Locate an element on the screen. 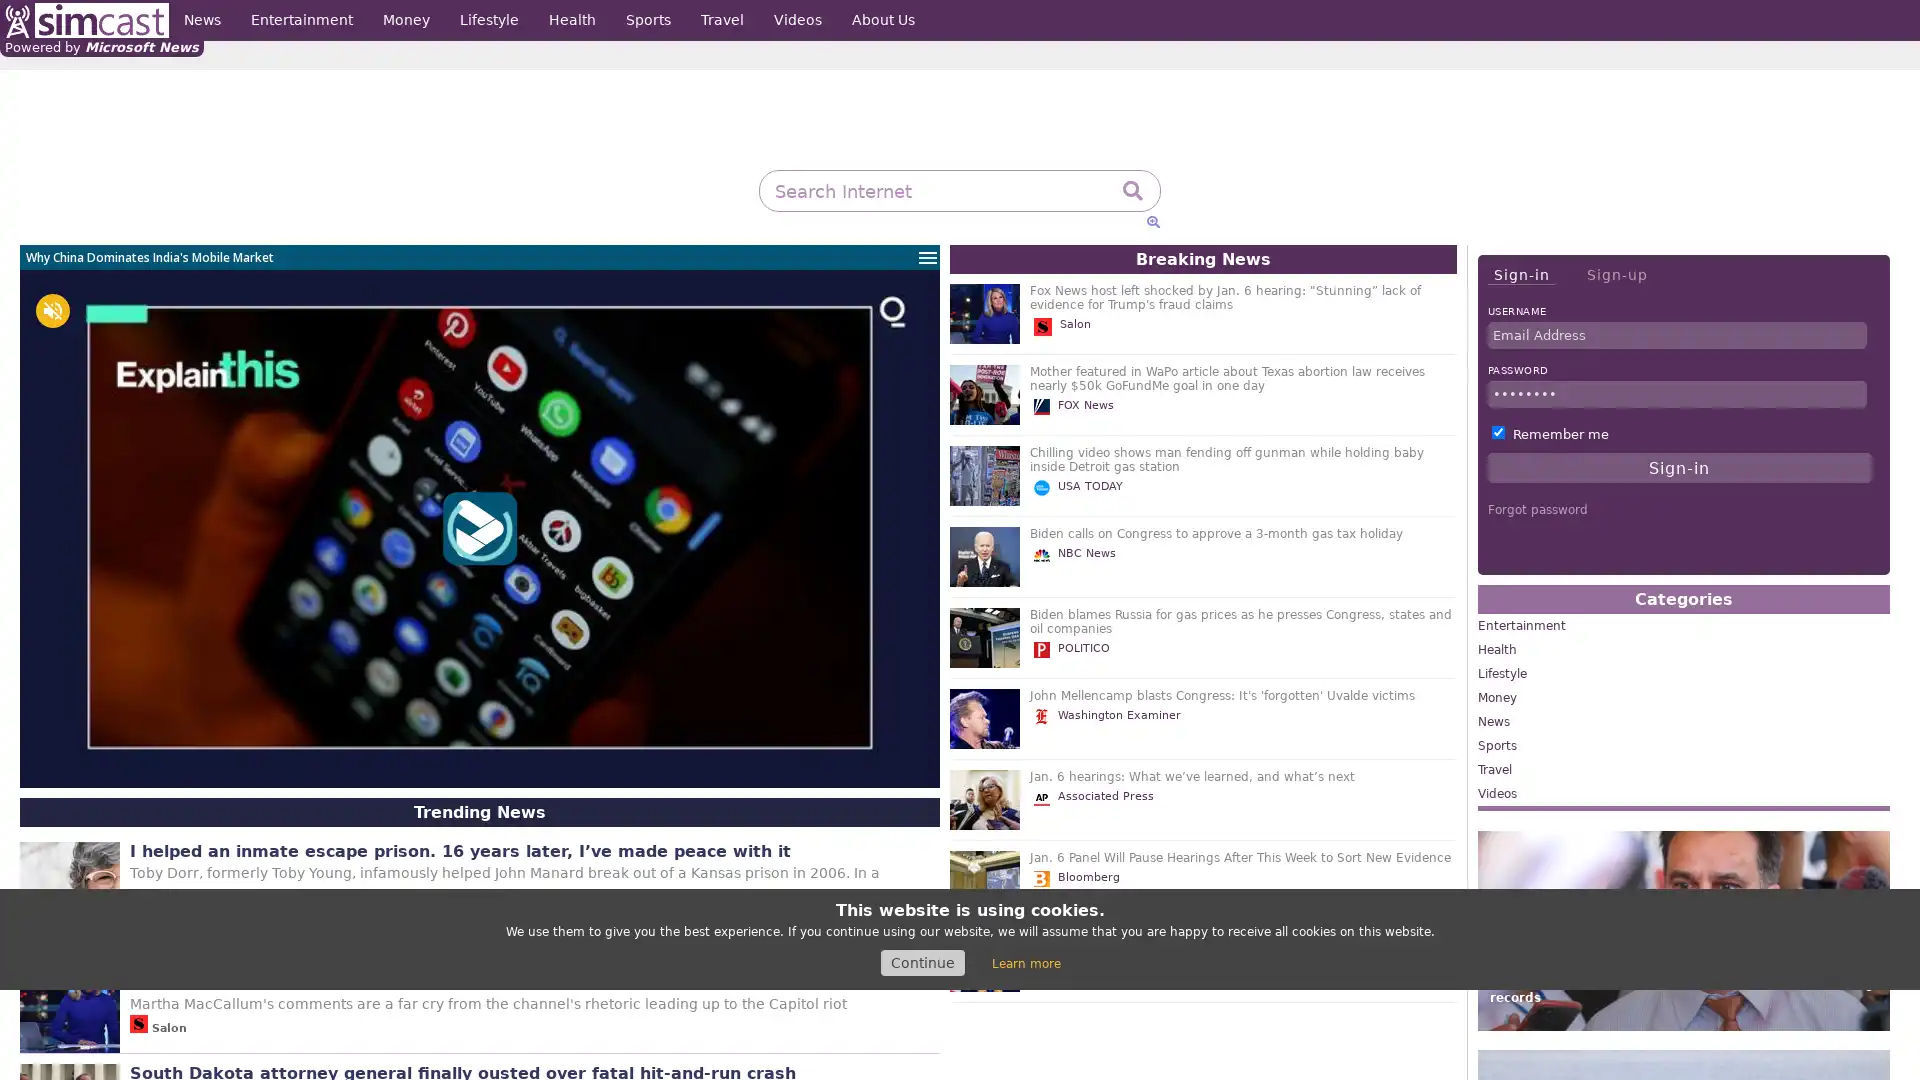 The image size is (1920, 1080). Sign-up is located at coordinates (1616, 274).